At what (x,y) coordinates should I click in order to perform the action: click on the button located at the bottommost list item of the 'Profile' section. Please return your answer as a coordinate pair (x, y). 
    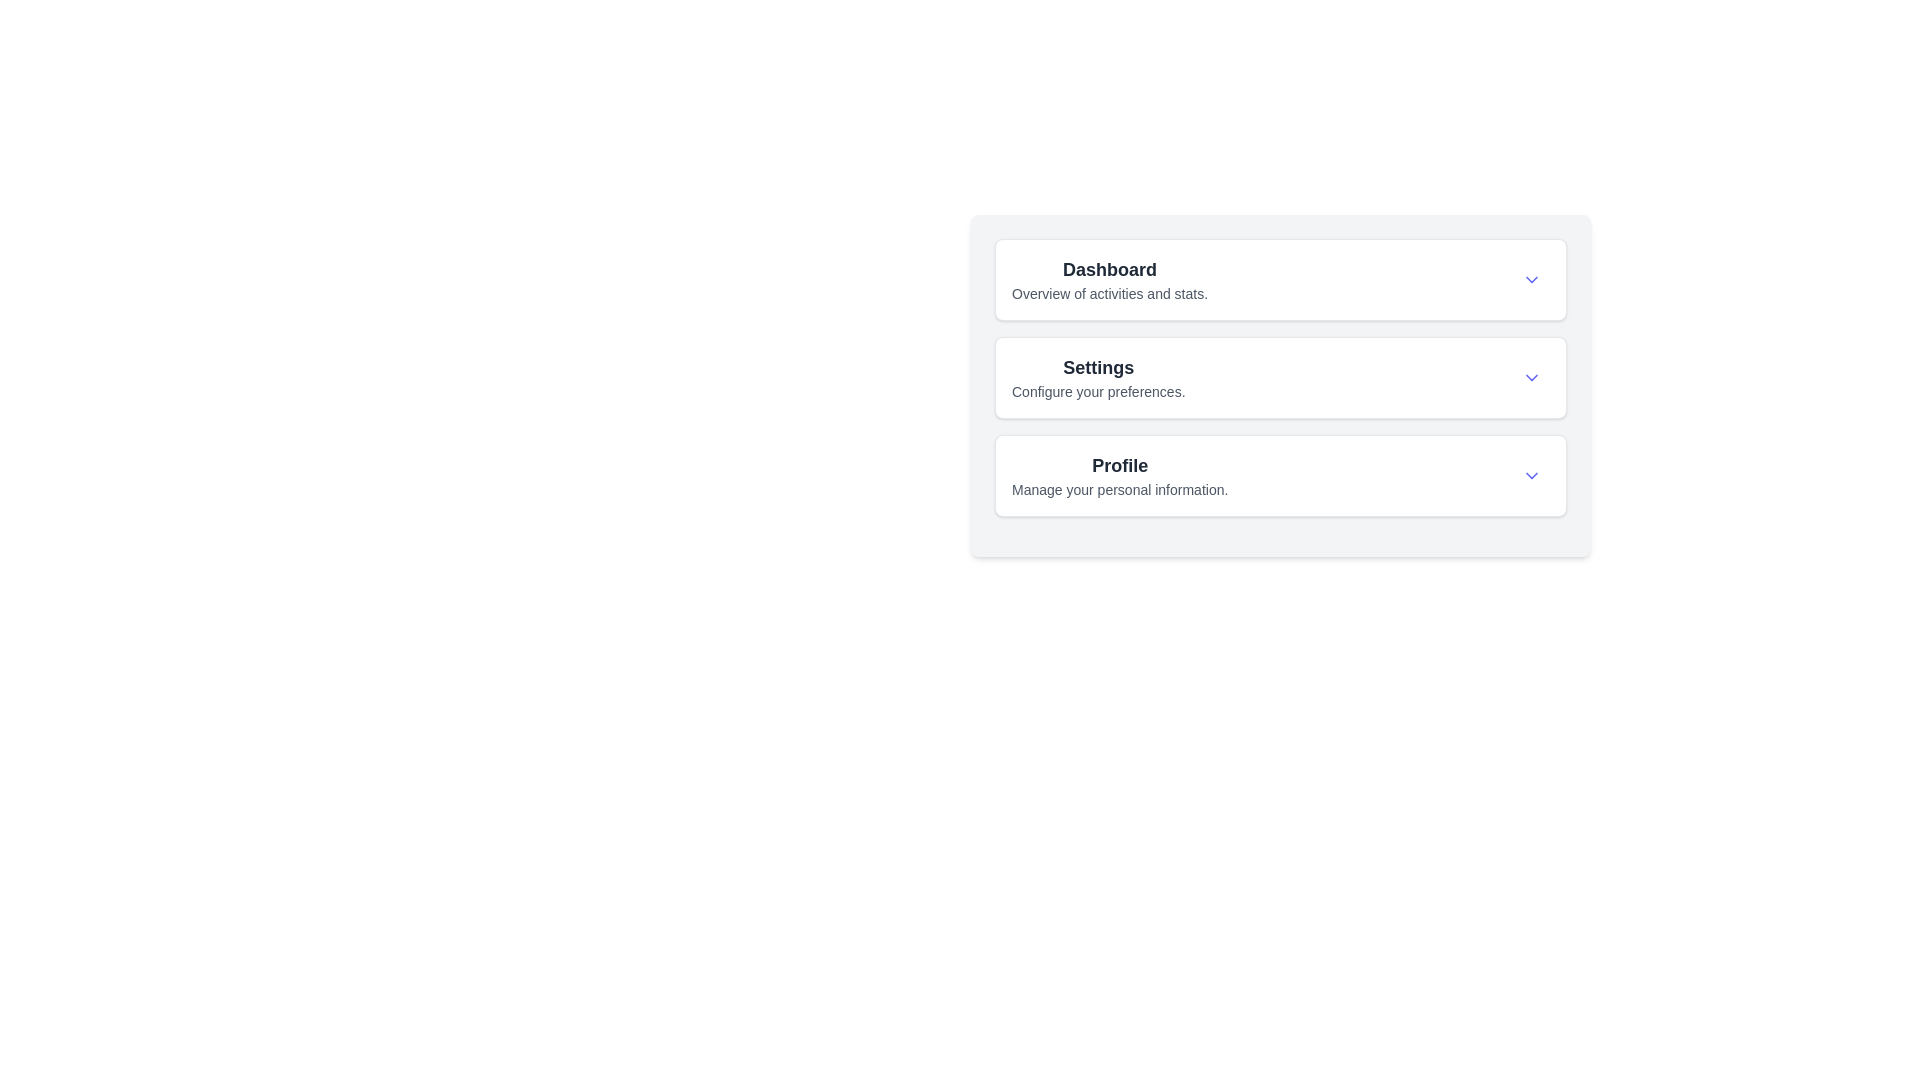
    Looking at the image, I should click on (1530, 475).